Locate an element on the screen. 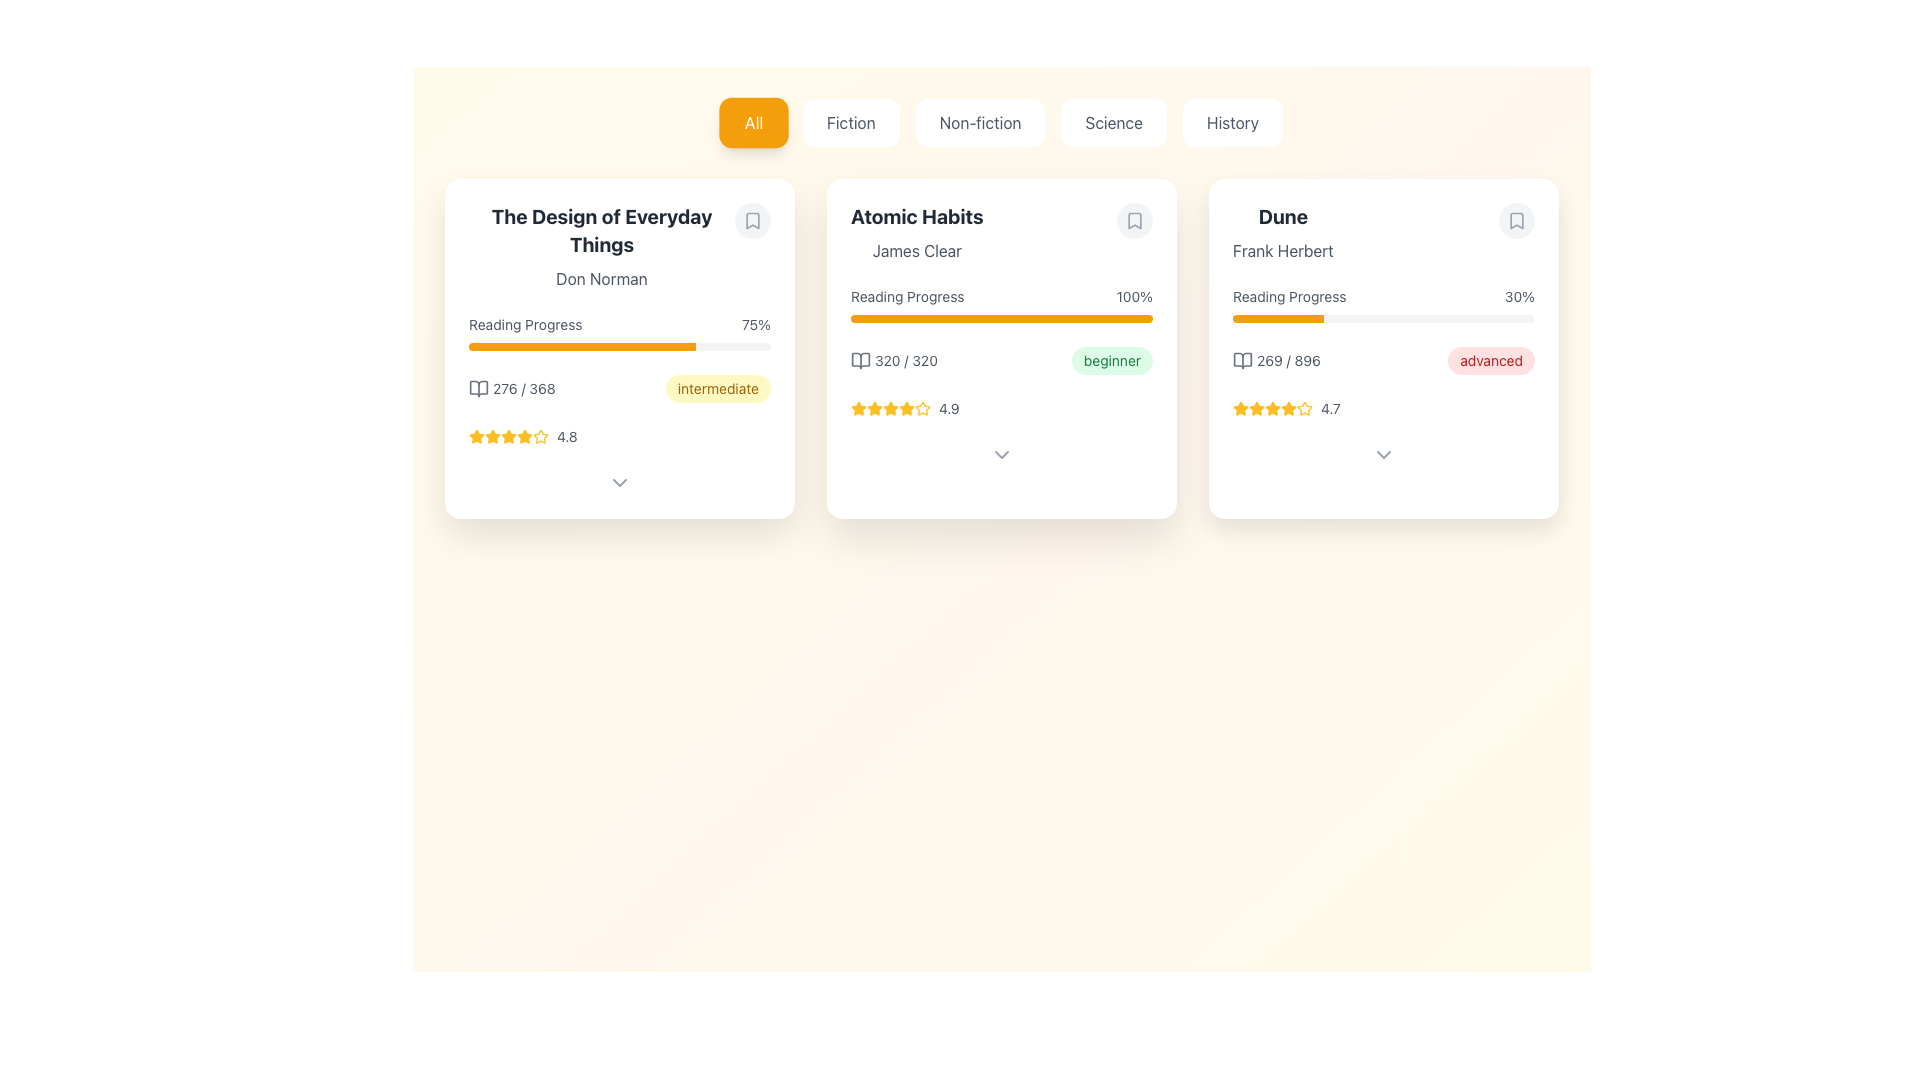 Image resolution: width=1920 pixels, height=1080 pixels. the fifth amber-yellow star icon in the rating system of the 'Atomic Habits' card, located beneath the reading progress bar is located at coordinates (890, 407).